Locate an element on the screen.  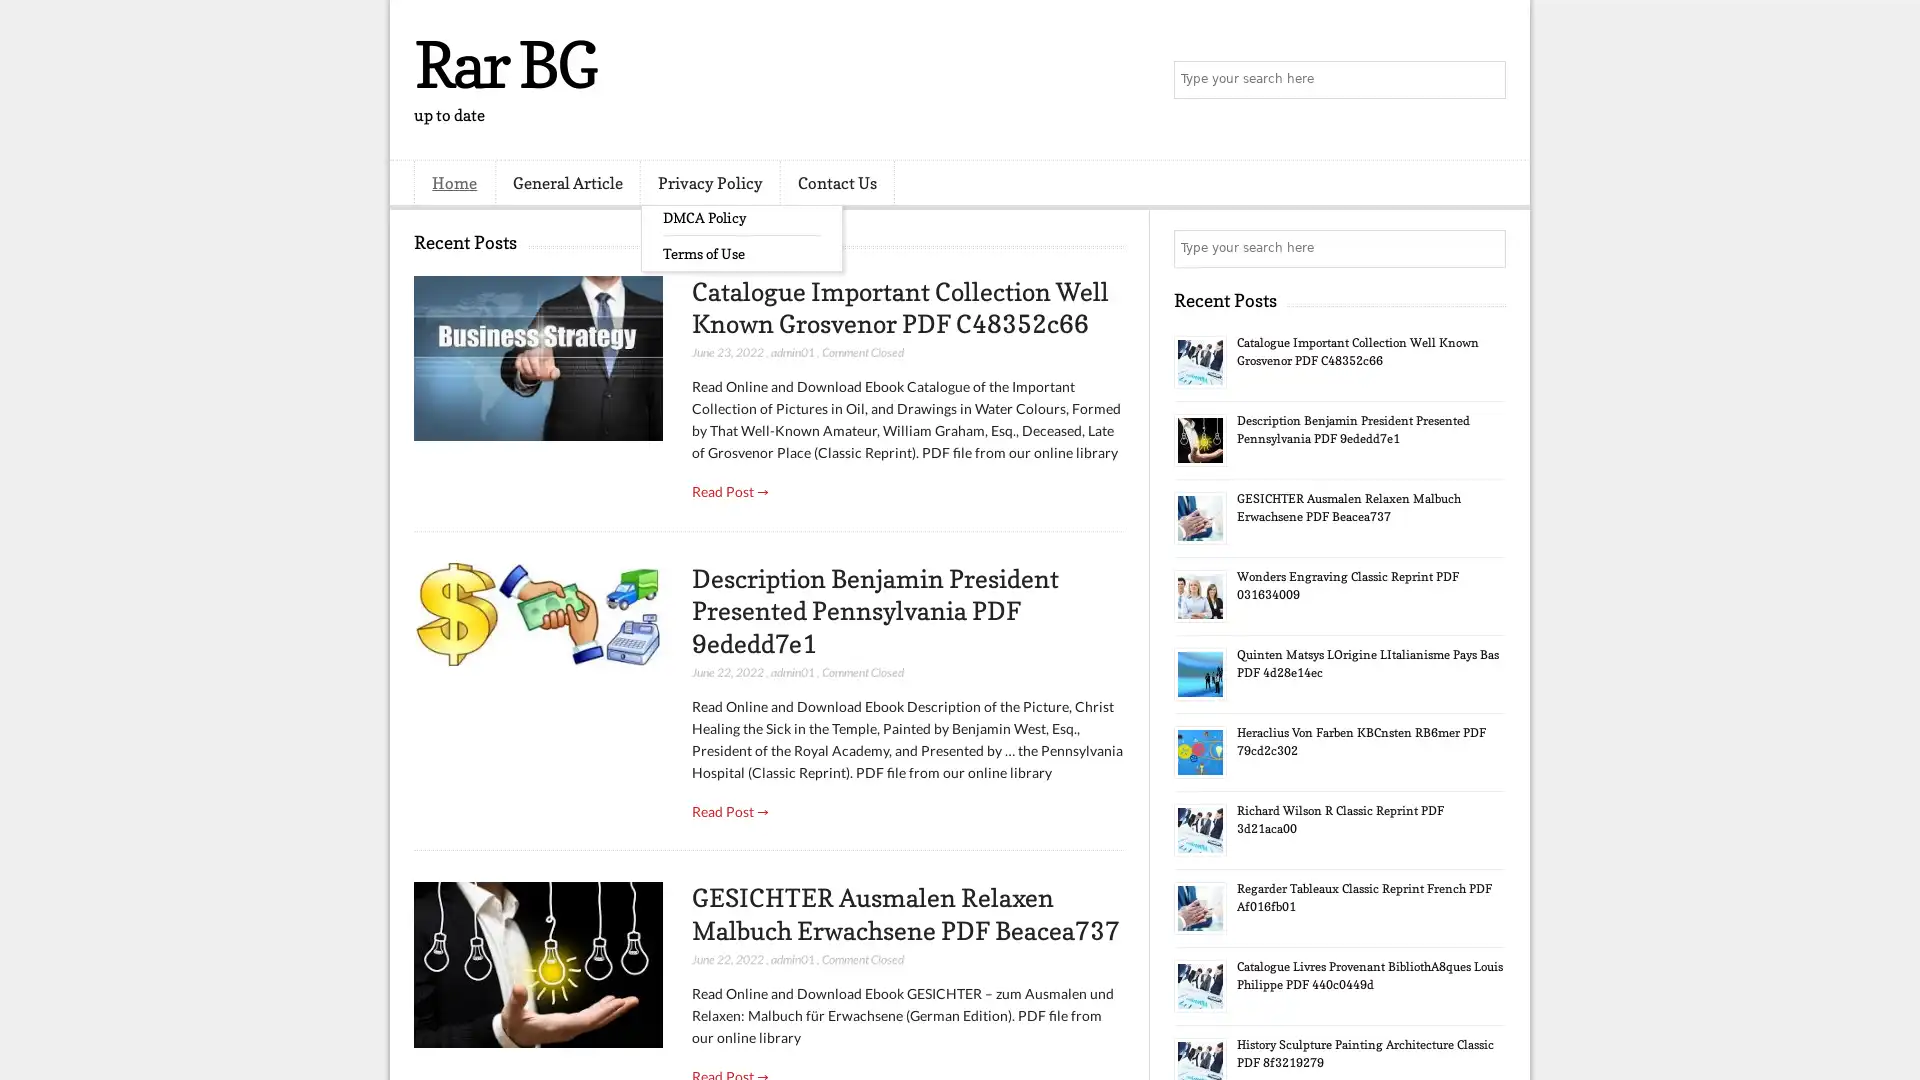
Search is located at coordinates (1485, 248).